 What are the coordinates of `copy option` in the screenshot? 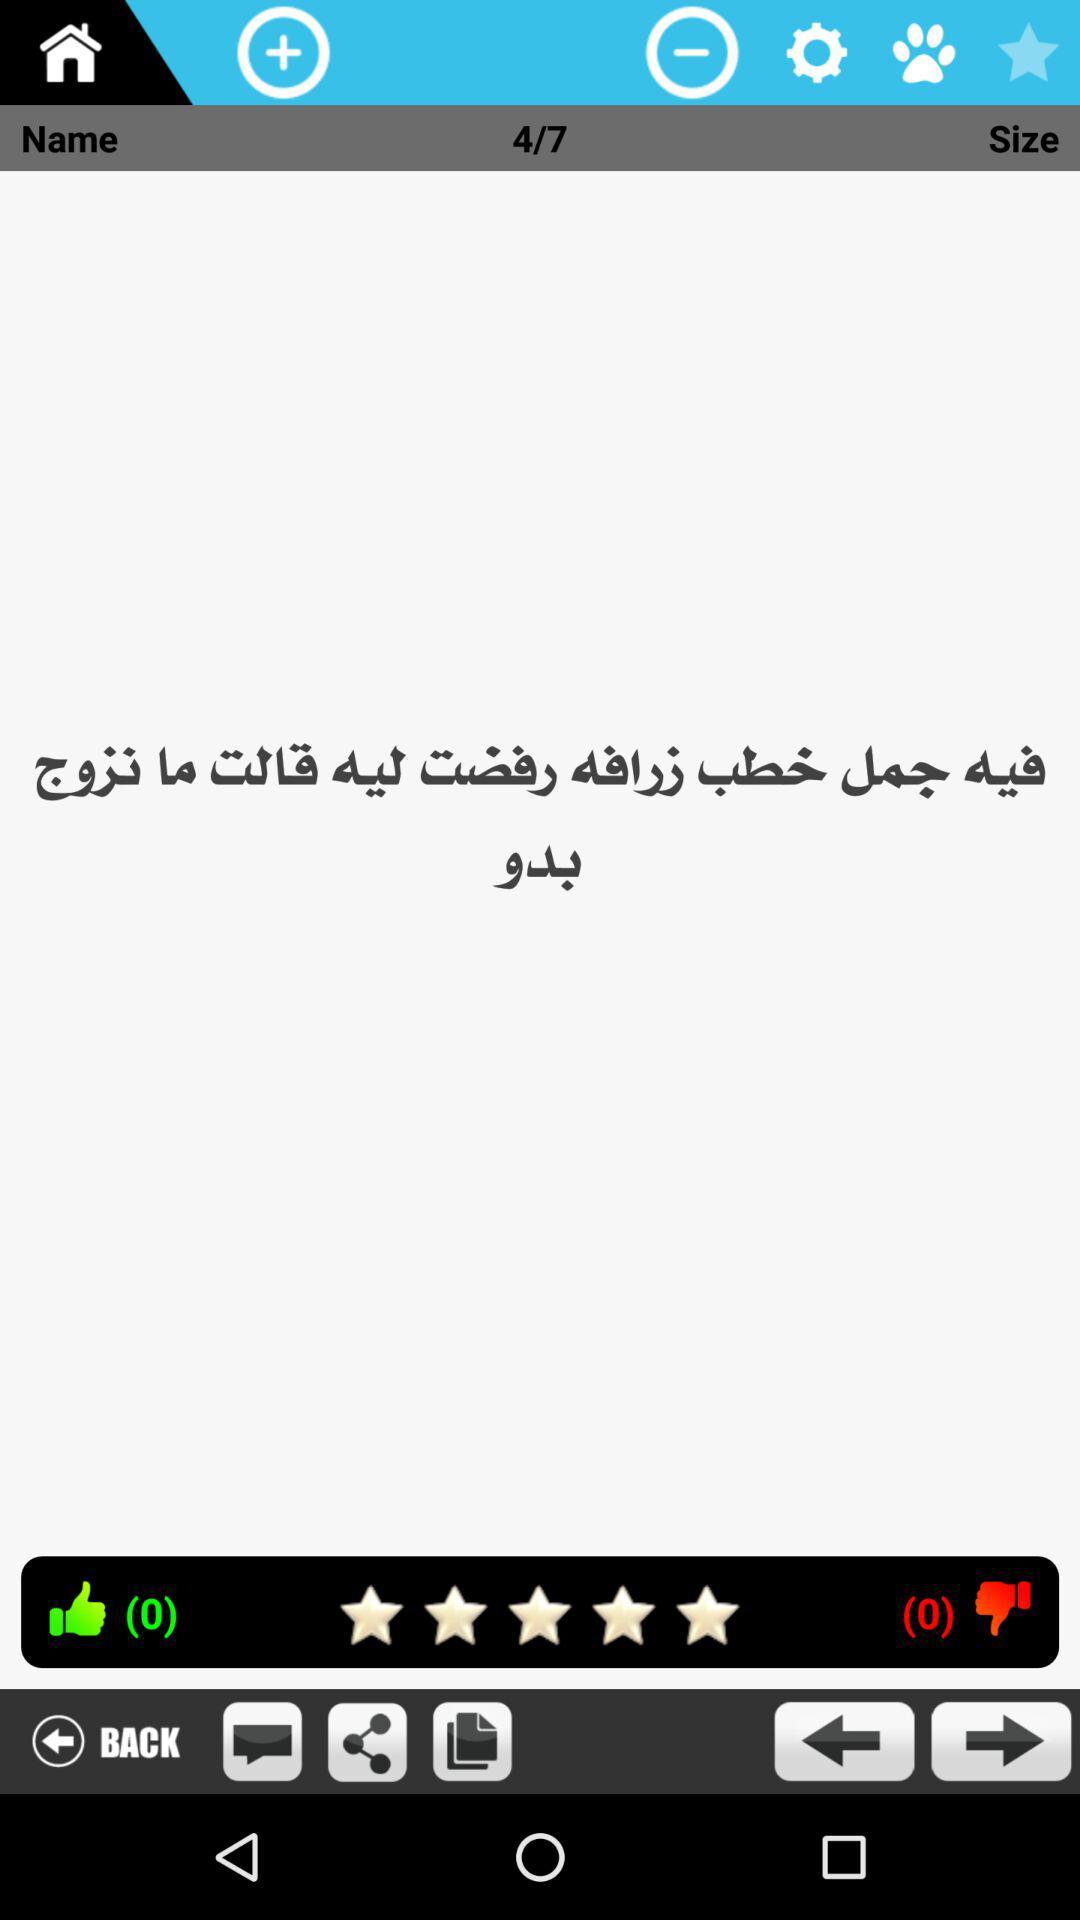 It's located at (472, 1740).